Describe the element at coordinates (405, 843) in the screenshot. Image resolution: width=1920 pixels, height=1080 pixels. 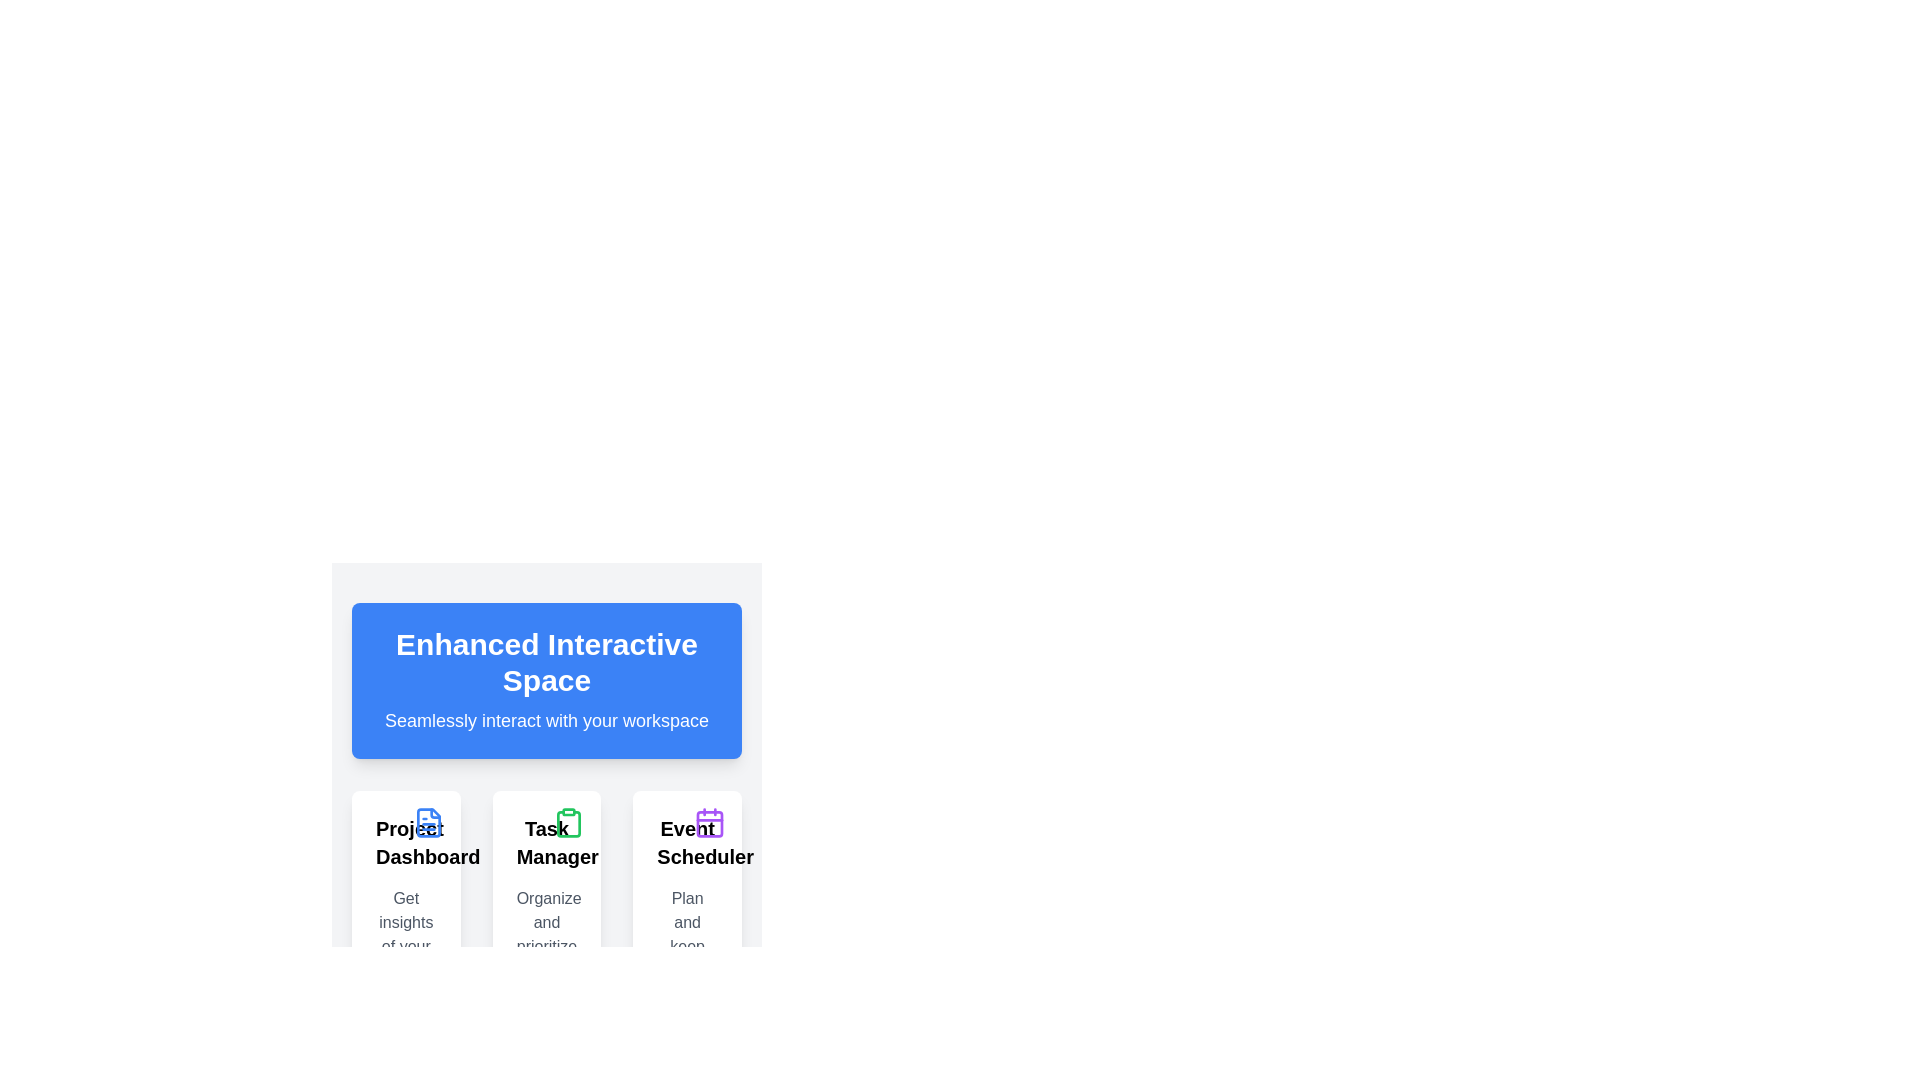
I see `the text label displaying 'Project Dashboard' at the top of the card element in the first column of the grid layout` at that location.